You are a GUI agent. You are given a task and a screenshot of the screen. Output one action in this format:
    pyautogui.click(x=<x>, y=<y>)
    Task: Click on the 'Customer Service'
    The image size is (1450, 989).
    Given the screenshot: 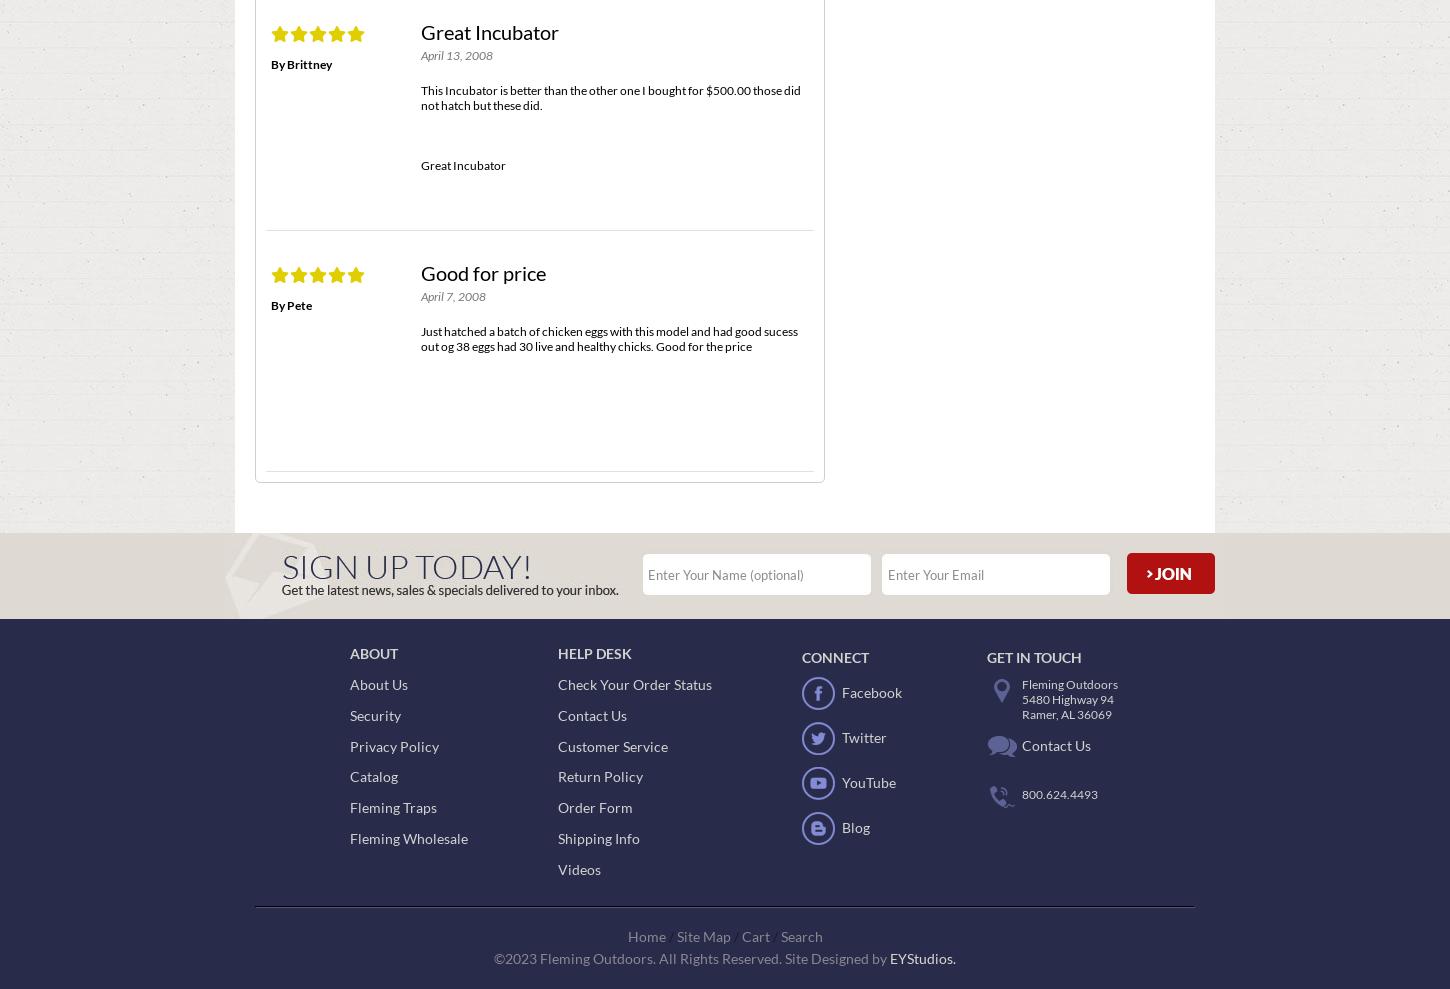 What is the action you would take?
    pyautogui.click(x=612, y=745)
    